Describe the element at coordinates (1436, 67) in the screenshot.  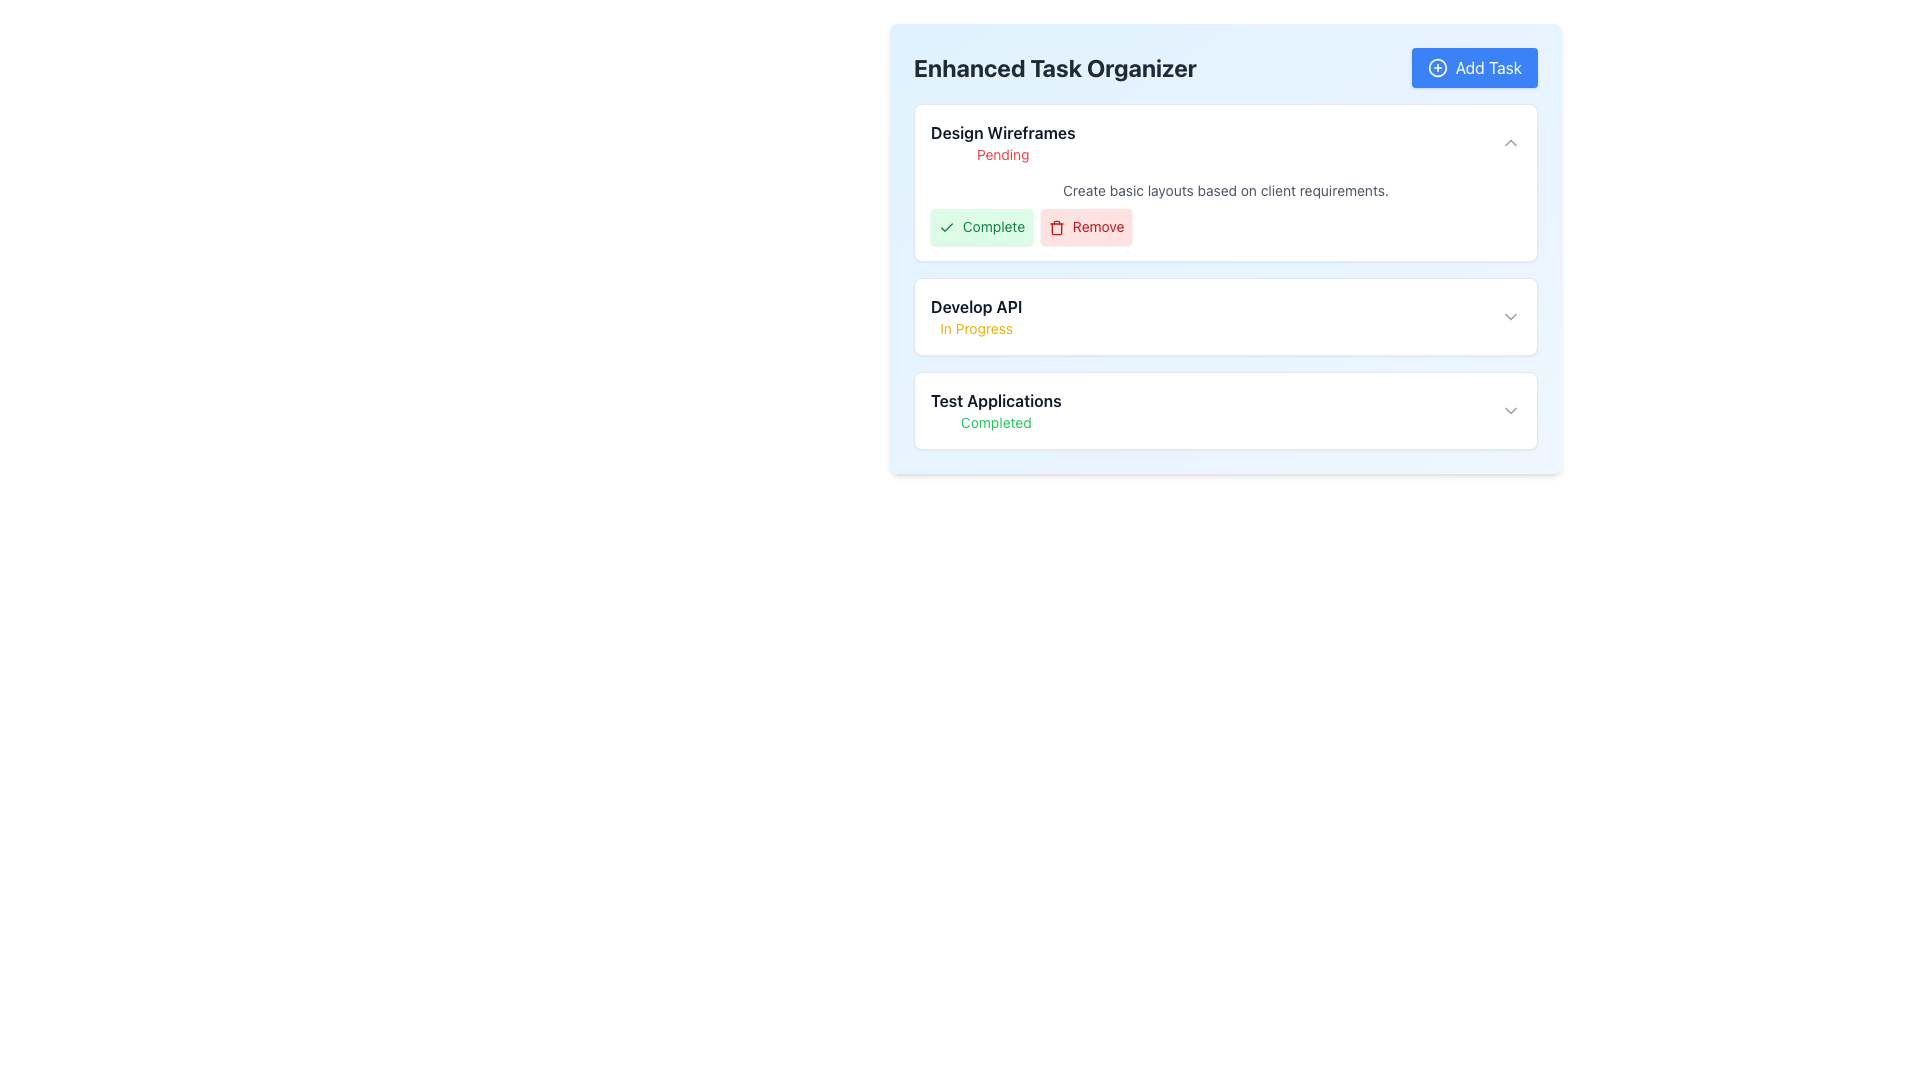
I see `the first SVG circle element, which has a radius of 10 pixels and is part of an icon in the top-right corner near the 'Add Task' button` at that location.